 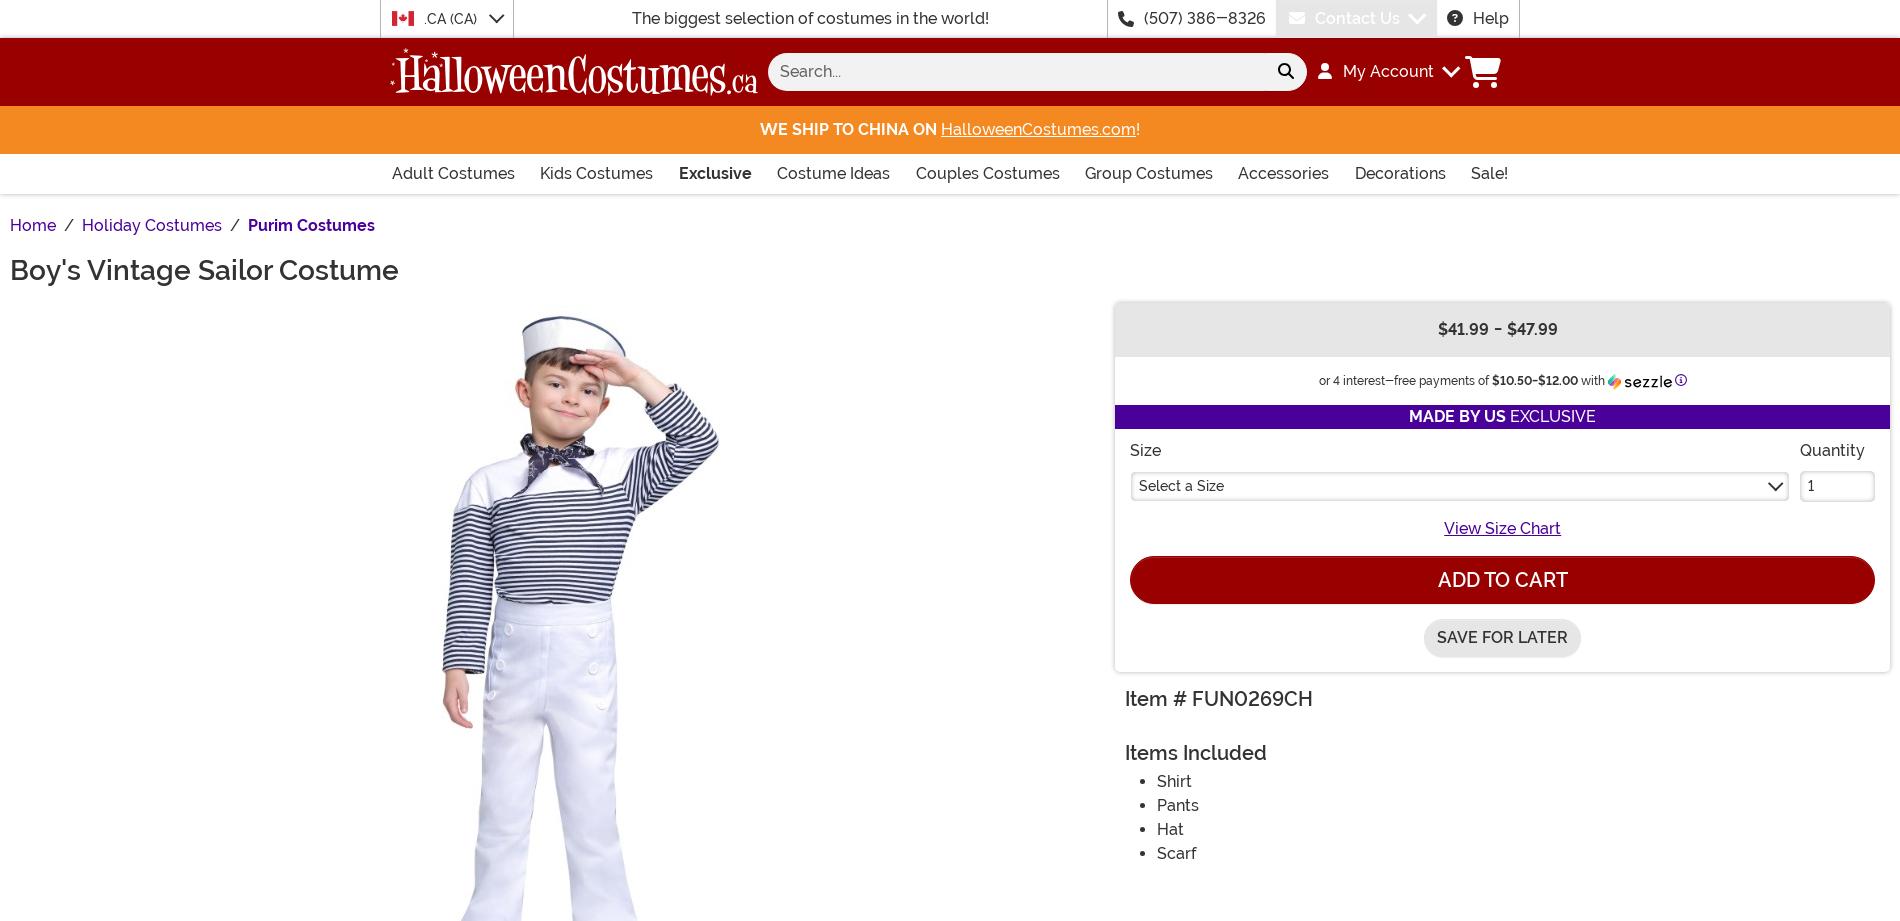 I want to click on 'Your kid might want to wear these dress whites while driving his RC boat in the annual race or while throwing candy in the 4', so click(x=937, y=373).